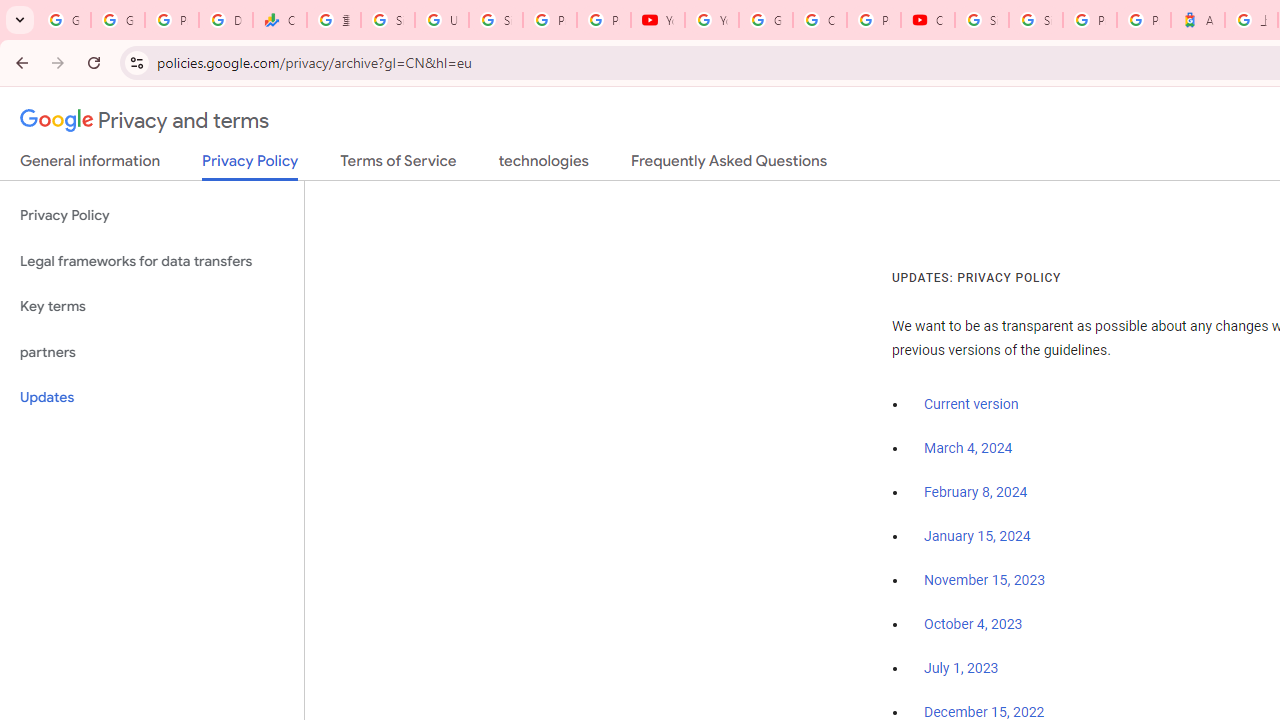 The height and width of the screenshot is (720, 1280). What do you see at coordinates (64, 20) in the screenshot?
I see `'Google Workspace Admin Community'` at bounding box center [64, 20].